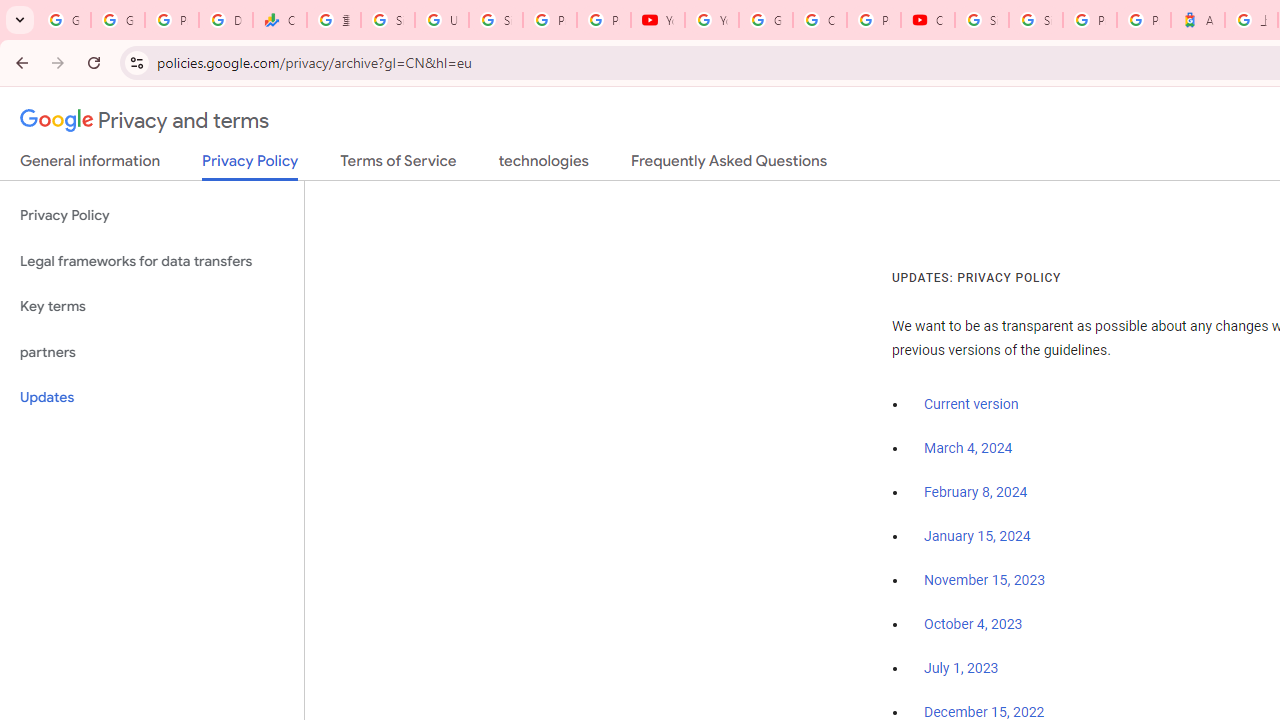 The height and width of the screenshot is (720, 1280). What do you see at coordinates (64, 20) in the screenshot?
I see `'Google Workspace Admin Community'` at bounding box center [64, 20].